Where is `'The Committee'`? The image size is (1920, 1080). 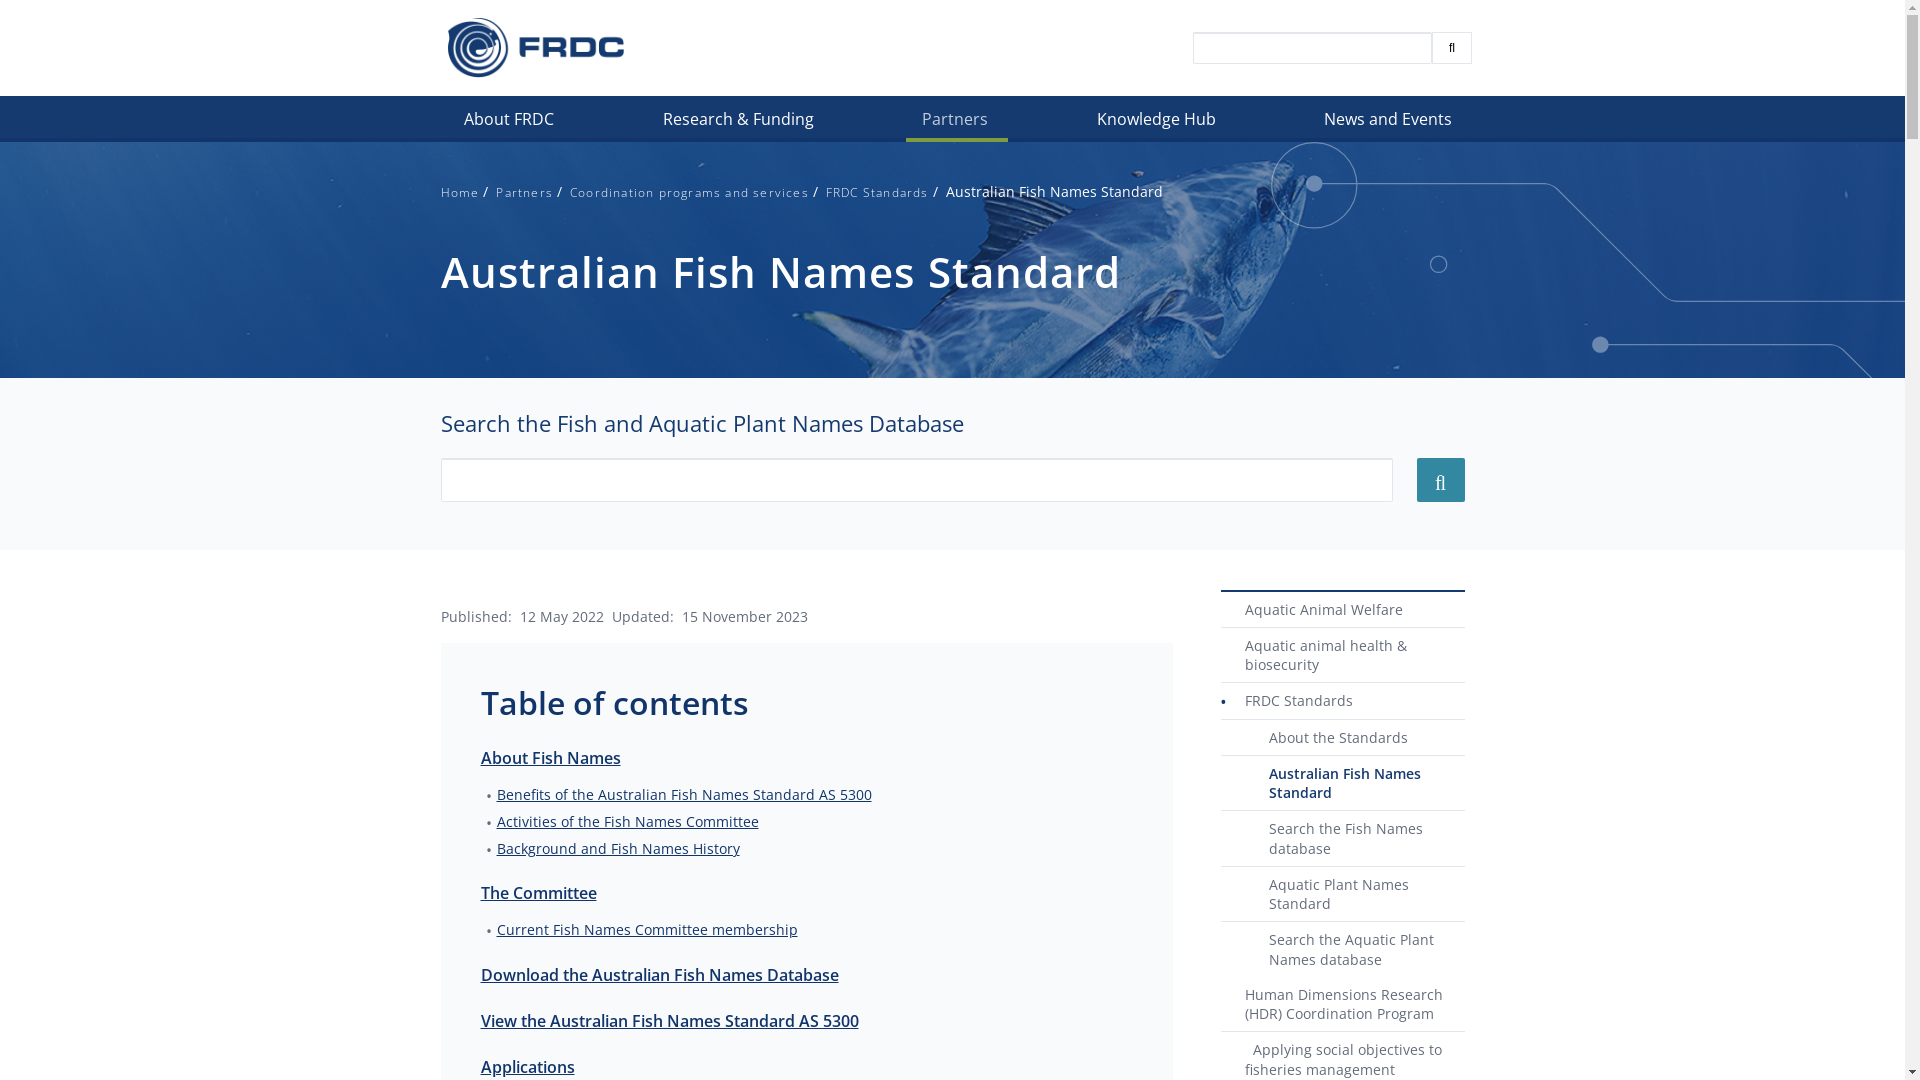 'The Committee' is located at coordinates (537, 892).